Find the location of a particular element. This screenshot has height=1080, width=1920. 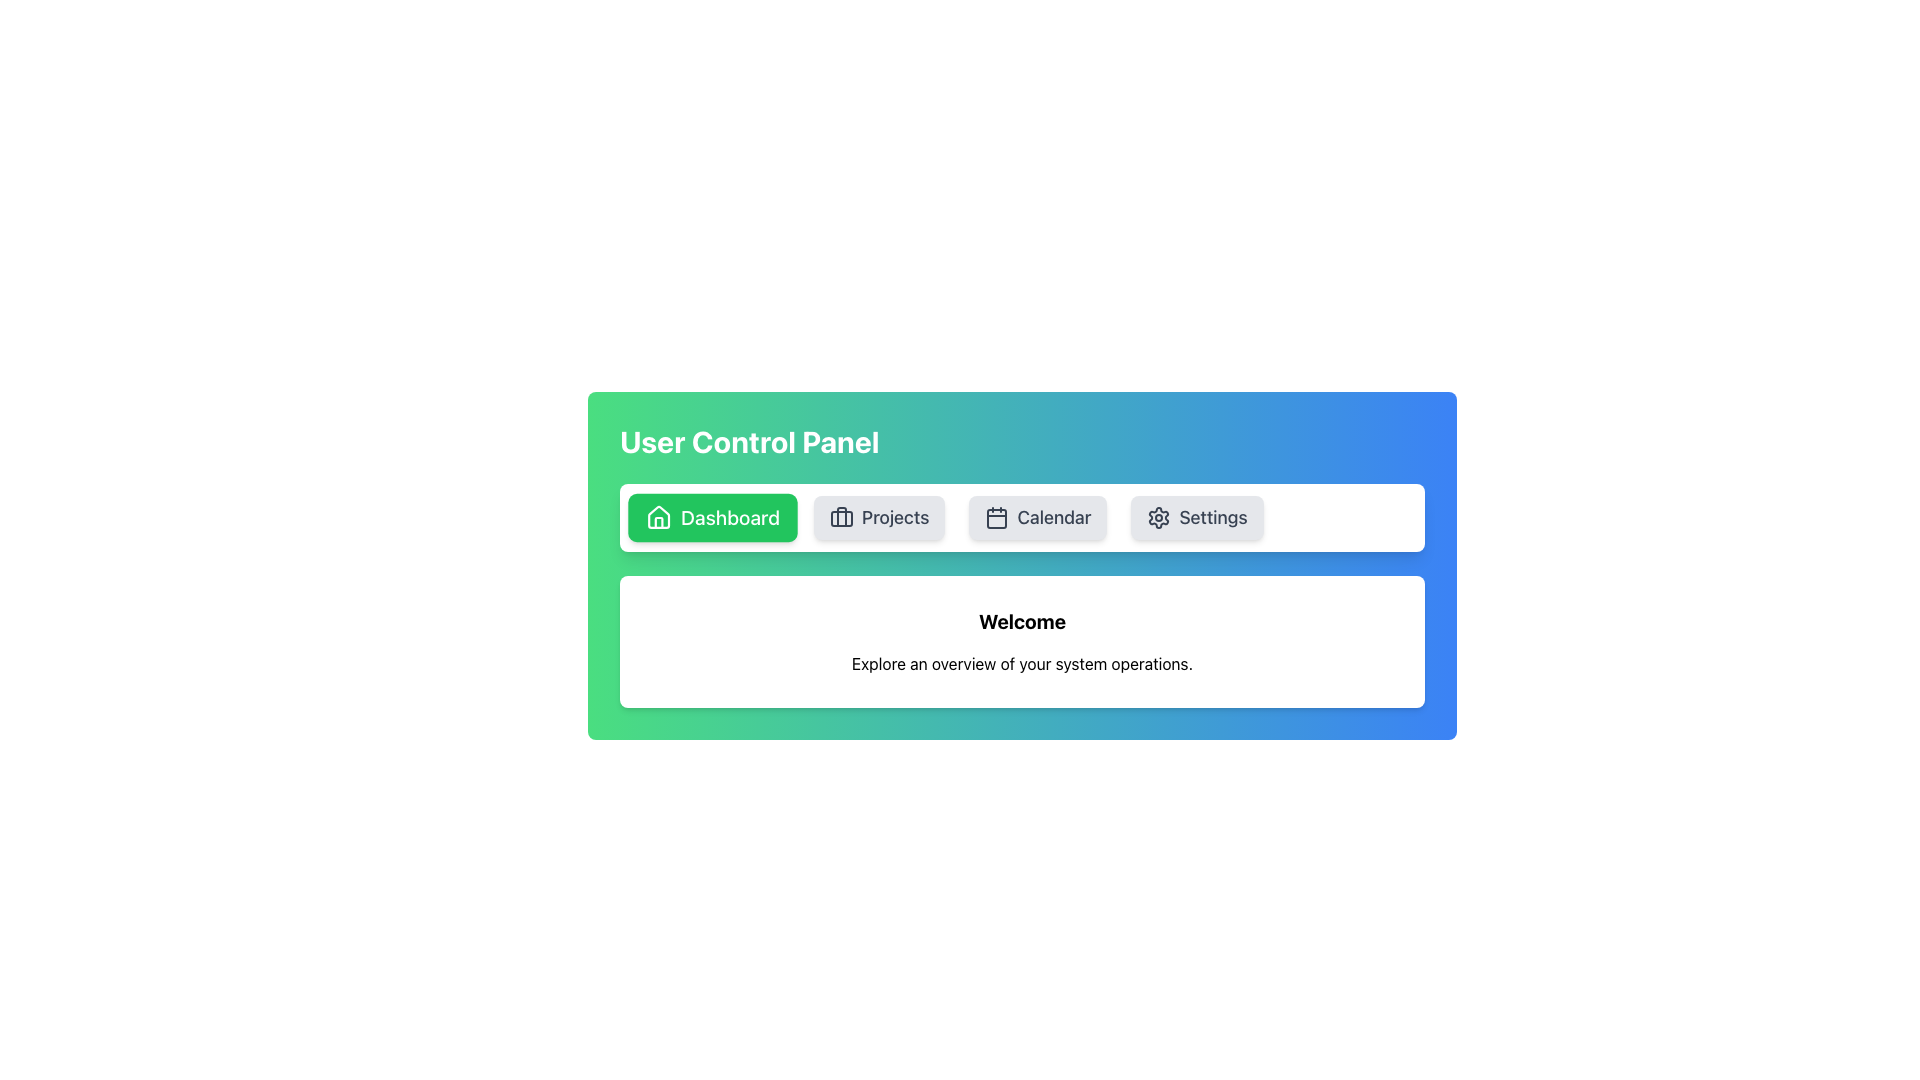

the Navigation bar located in the middle of the visible content, which contains buttons labeled 'Dashboard', 'Projects', 'Calendar', and 'Settings' to visualize hover effects is located at coordinates (1022, 516).